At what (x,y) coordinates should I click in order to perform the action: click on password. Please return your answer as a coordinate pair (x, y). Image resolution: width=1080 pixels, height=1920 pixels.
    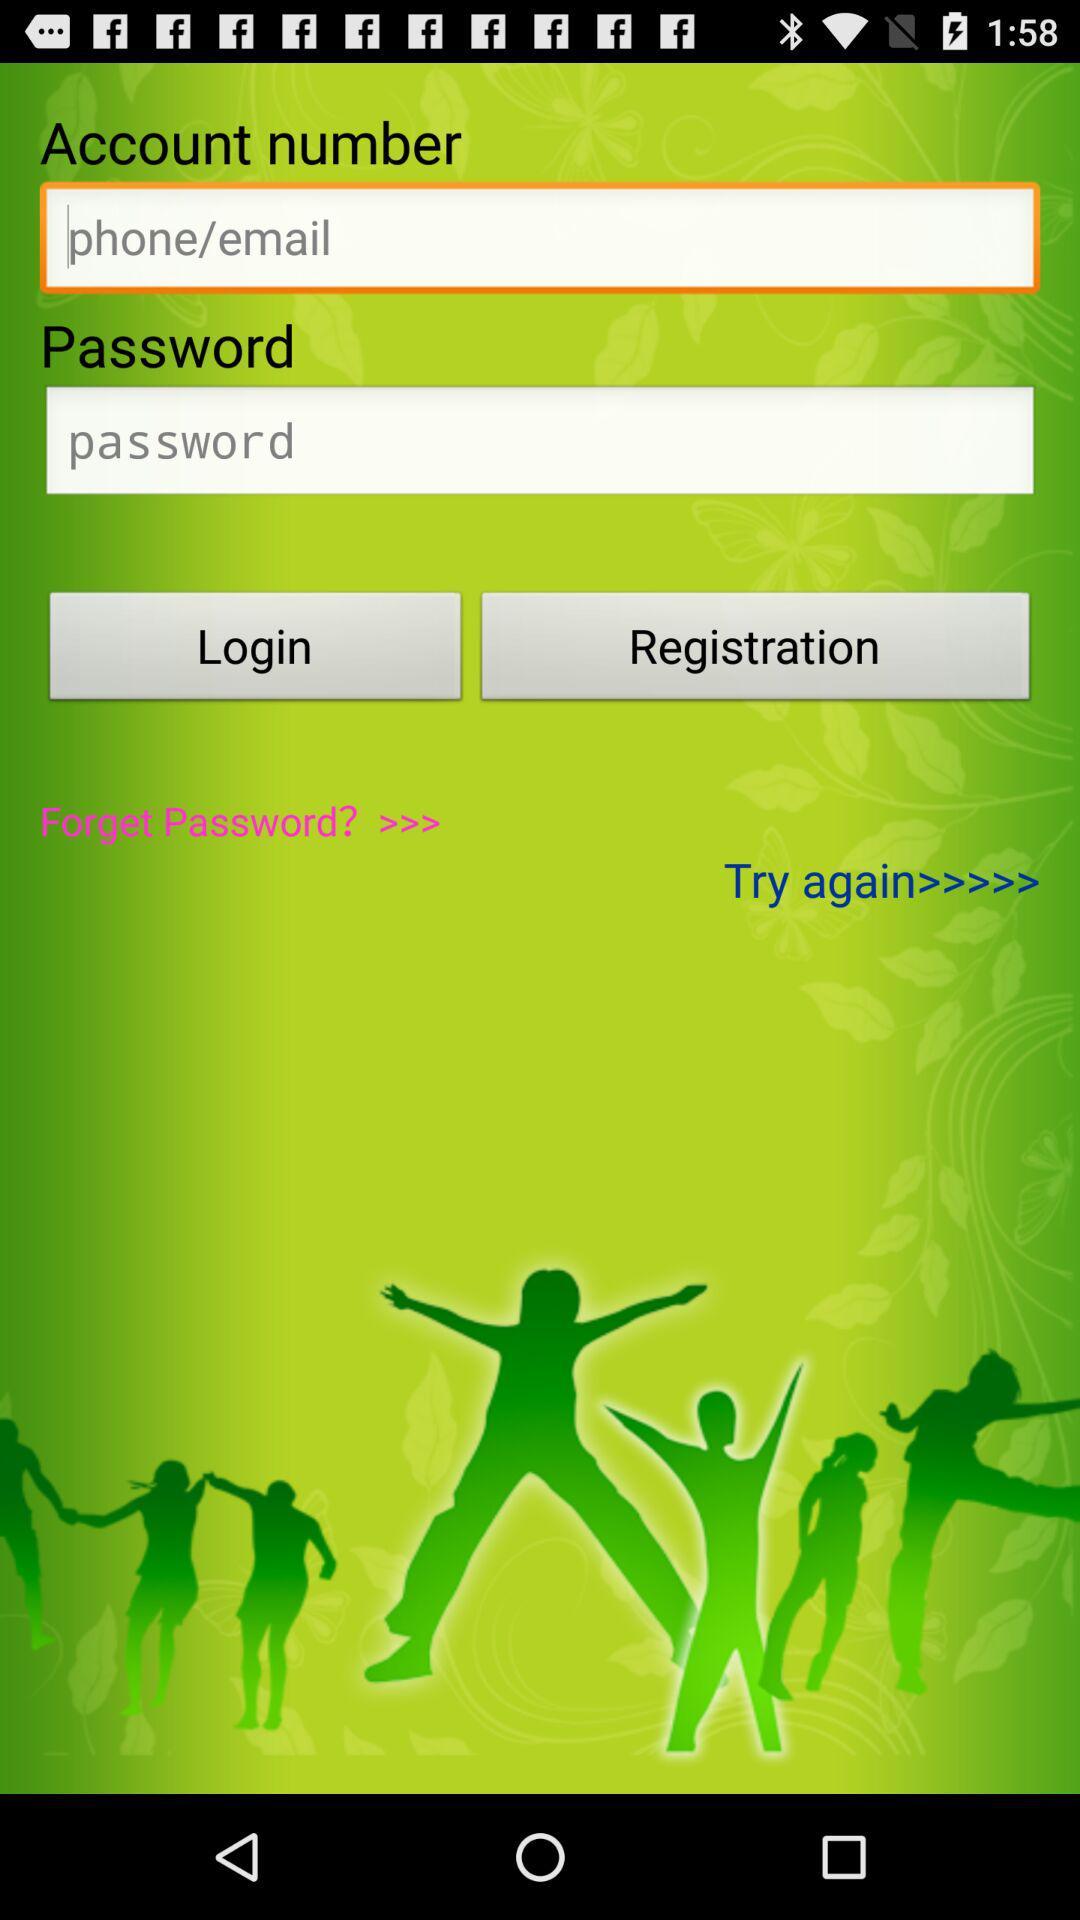
    Looking at the image, I should click on (540, 445).